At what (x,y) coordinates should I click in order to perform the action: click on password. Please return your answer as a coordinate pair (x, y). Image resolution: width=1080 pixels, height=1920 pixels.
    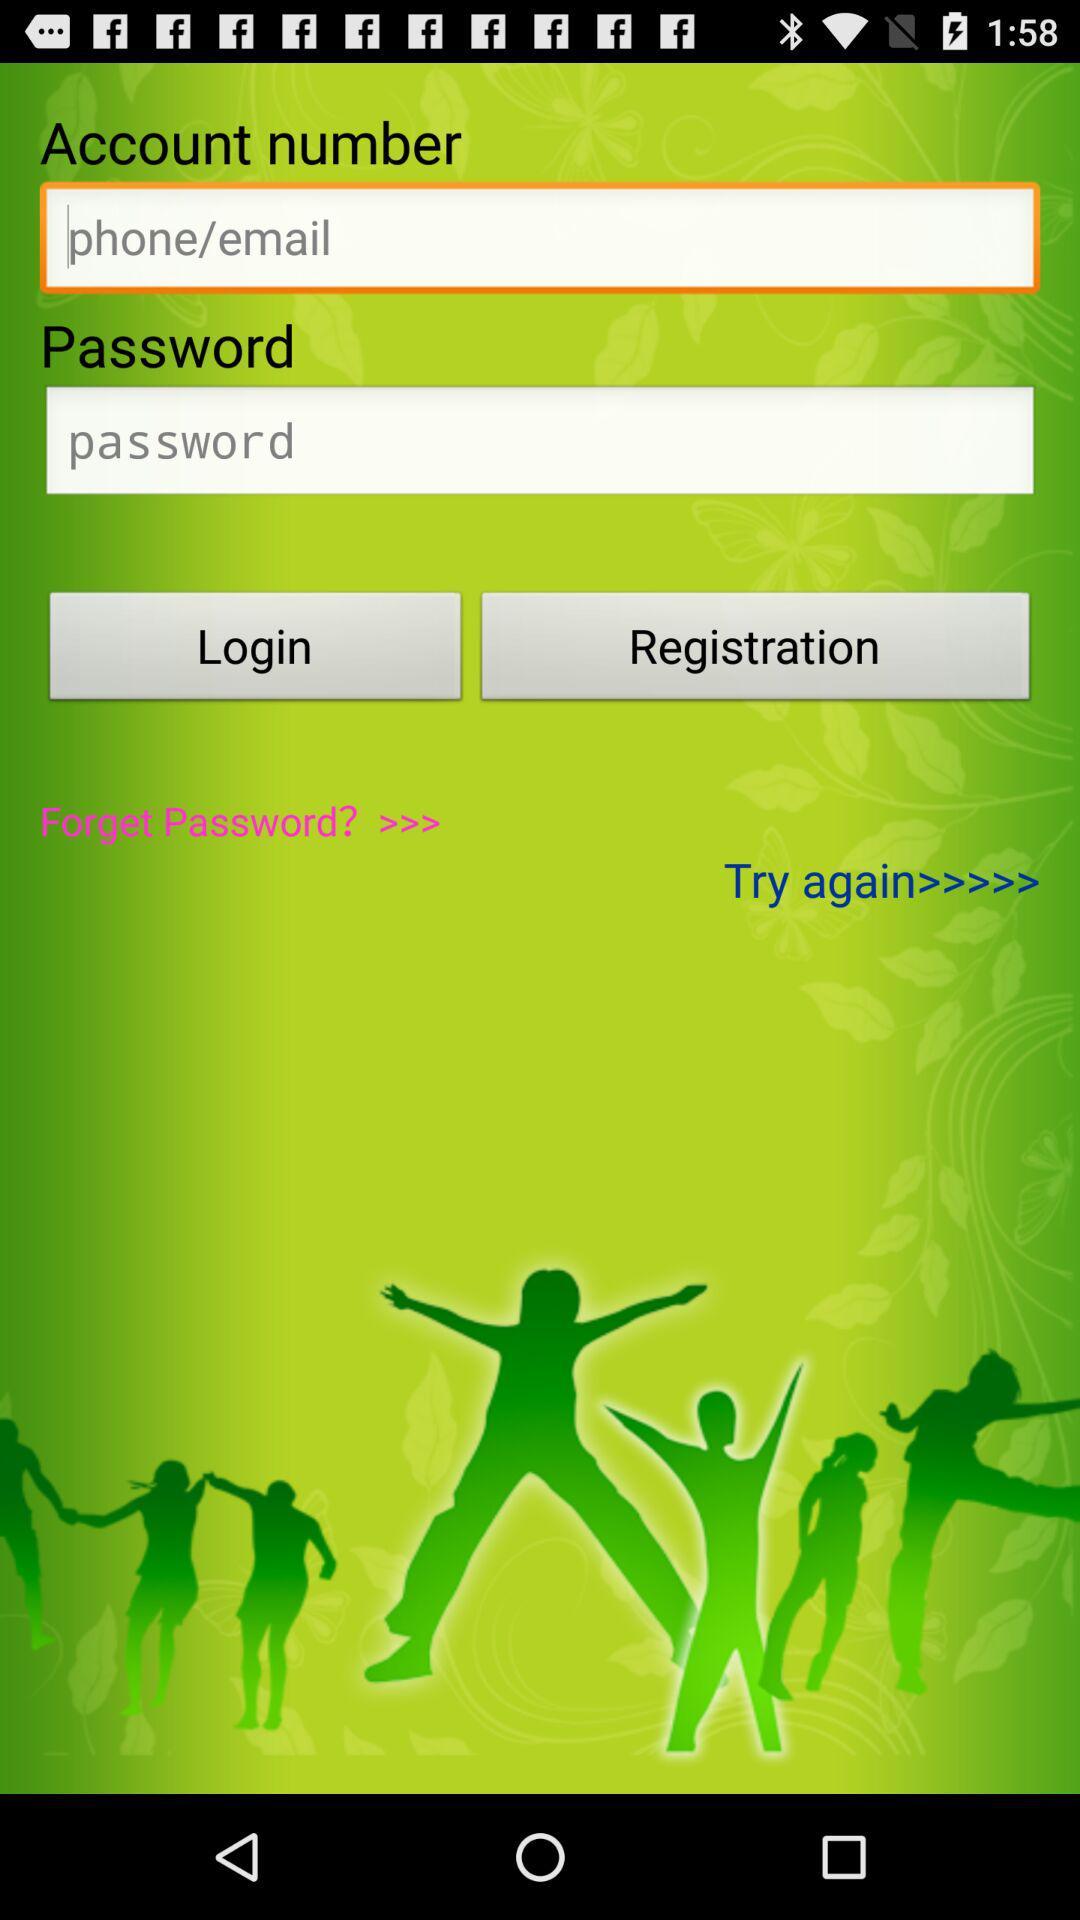
    Looking at the image, I should click on (540, 445).